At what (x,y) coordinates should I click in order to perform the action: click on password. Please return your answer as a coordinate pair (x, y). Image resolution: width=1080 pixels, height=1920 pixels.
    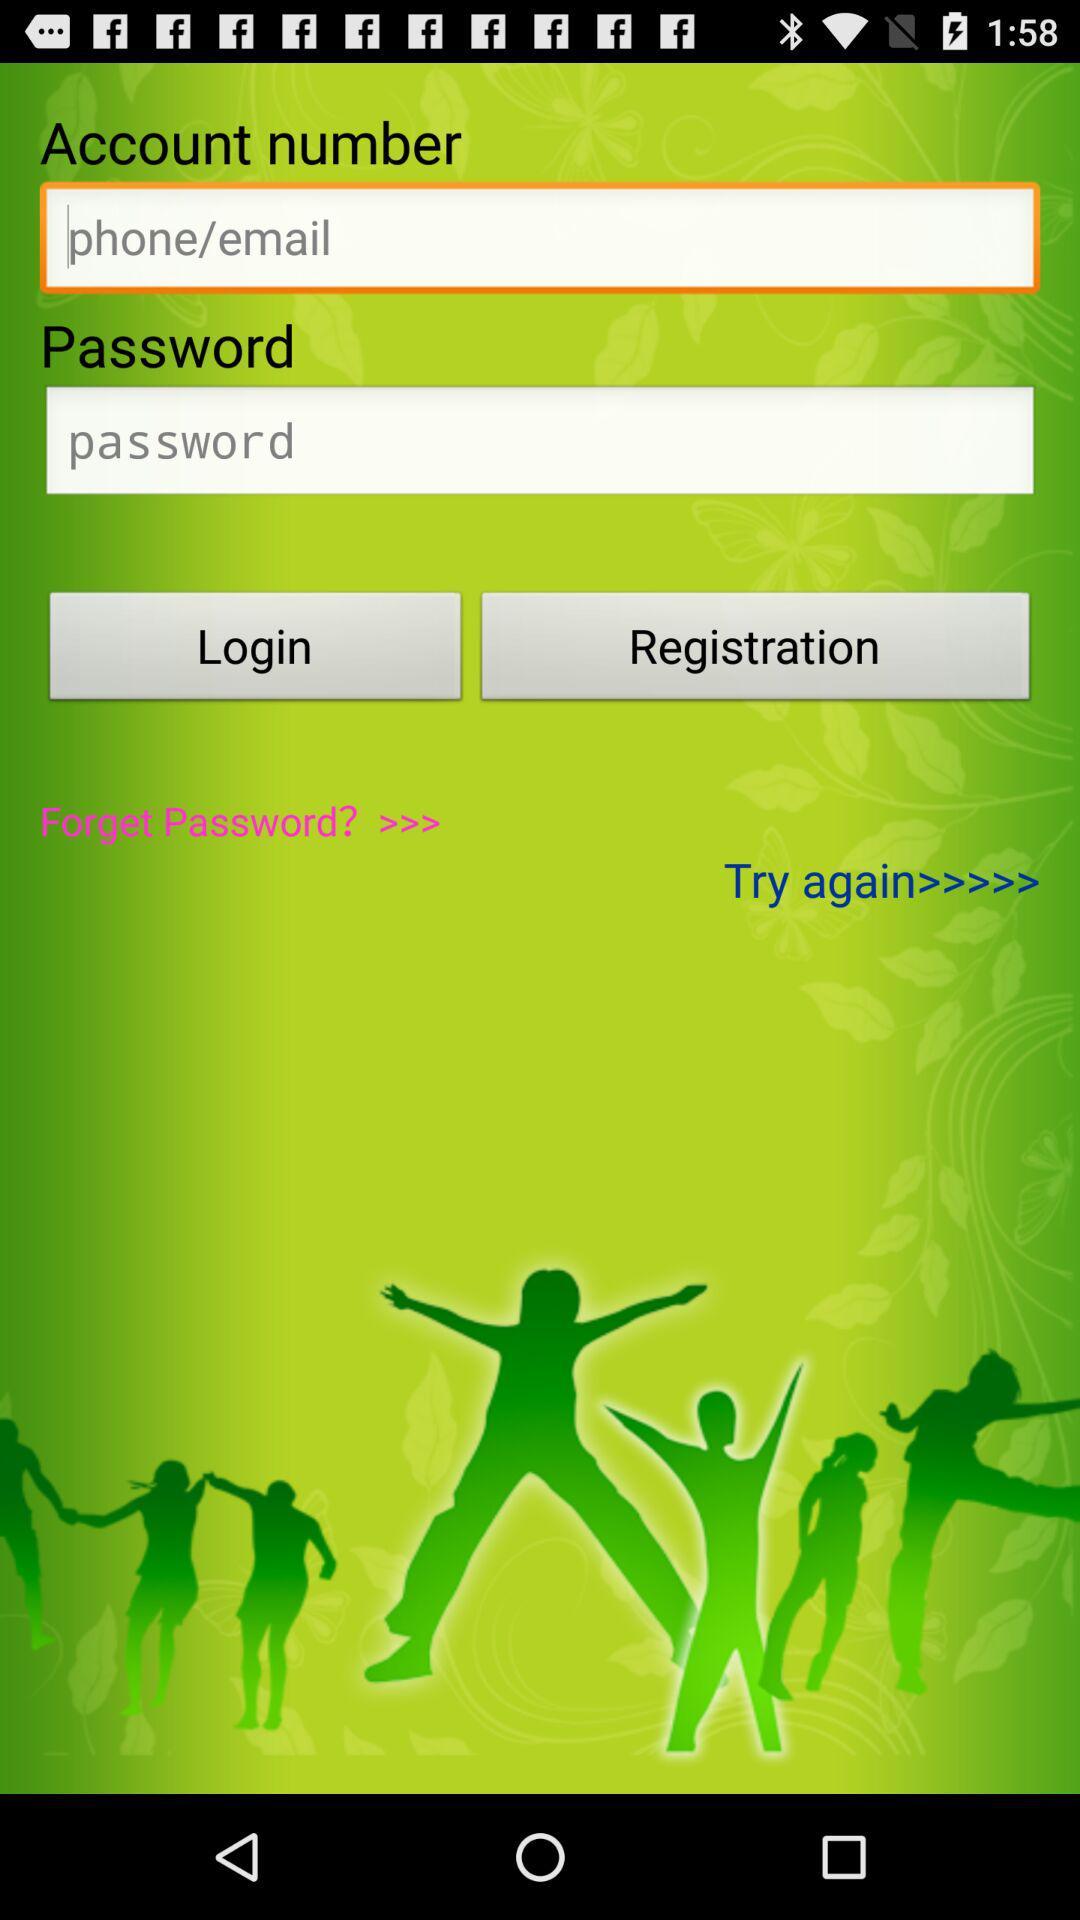
    Looking at the image, I should click on (540, 445).